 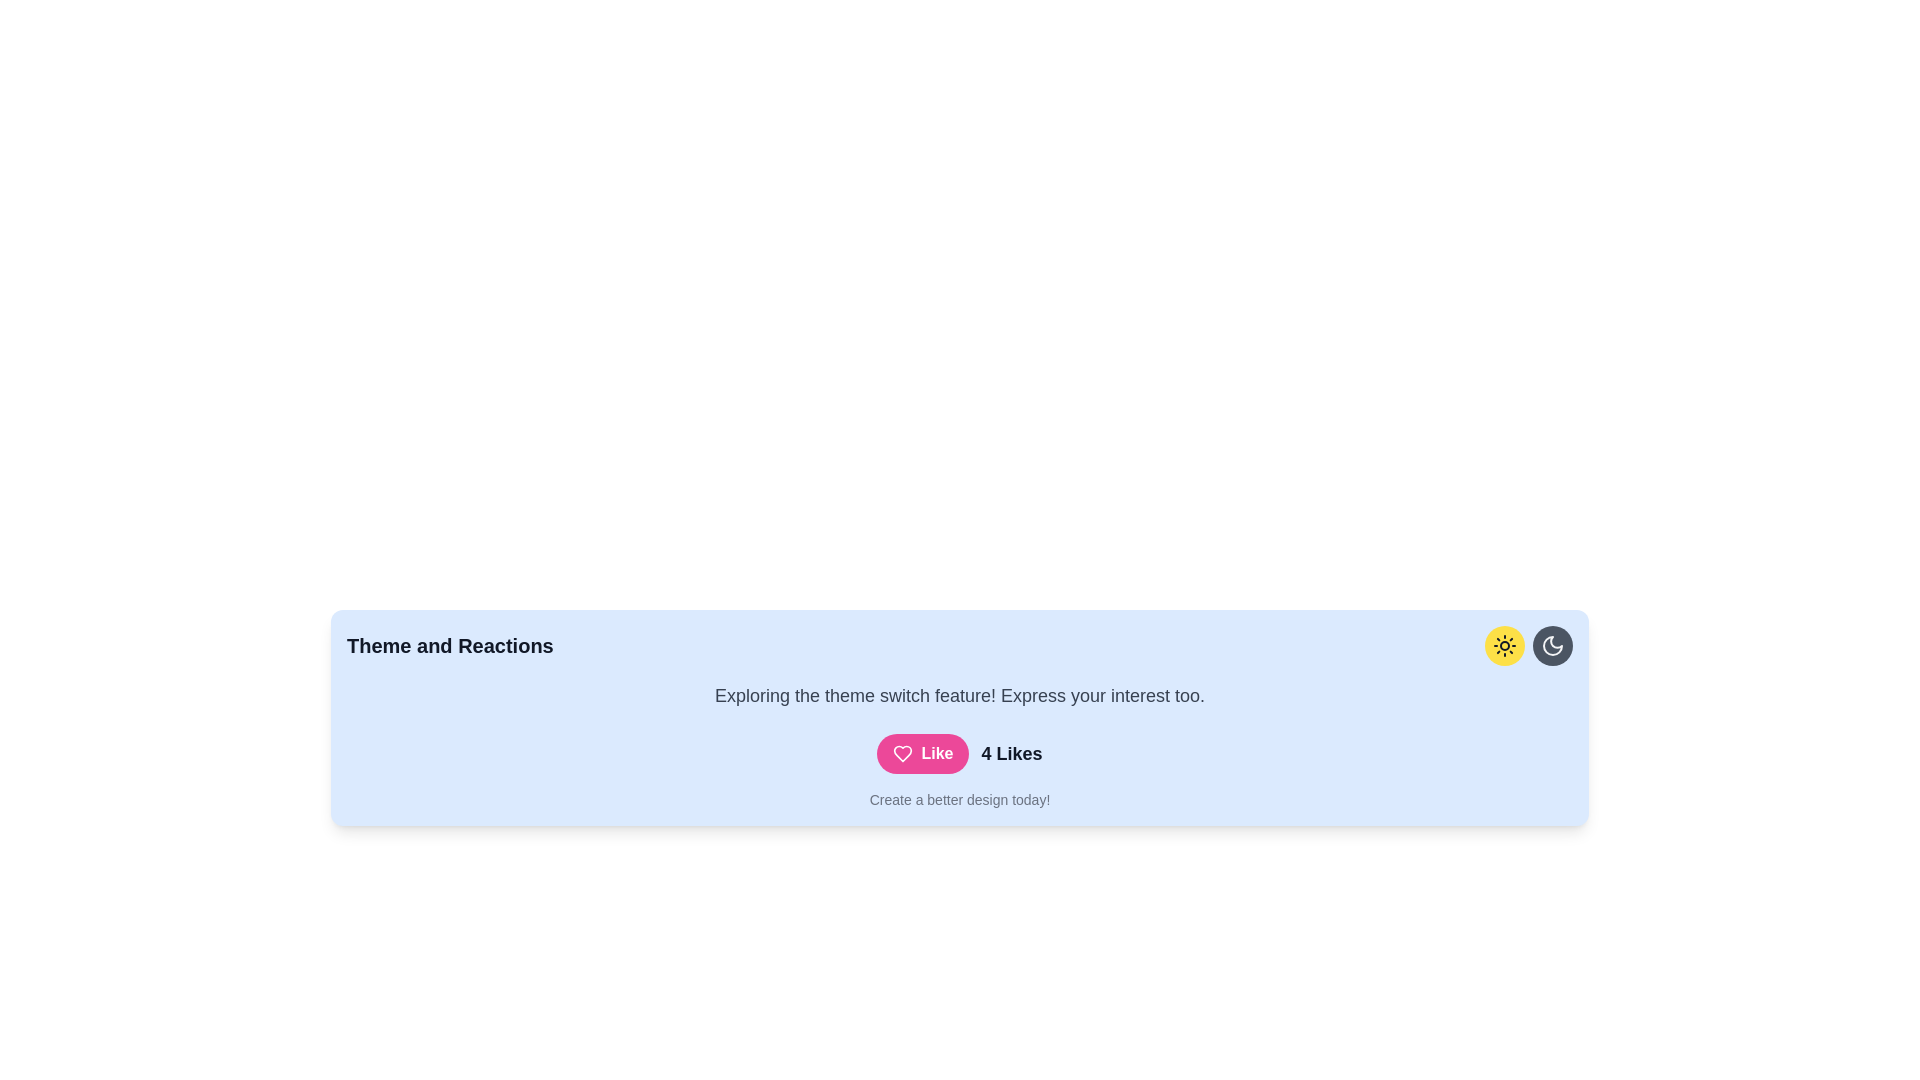 What do you see at coordinates (1552, 645) in the screenshot?
I see `the circular button with a dark gray background and a white crescent moon icon to observe the hover effect` at bounding box center [1552, 645].